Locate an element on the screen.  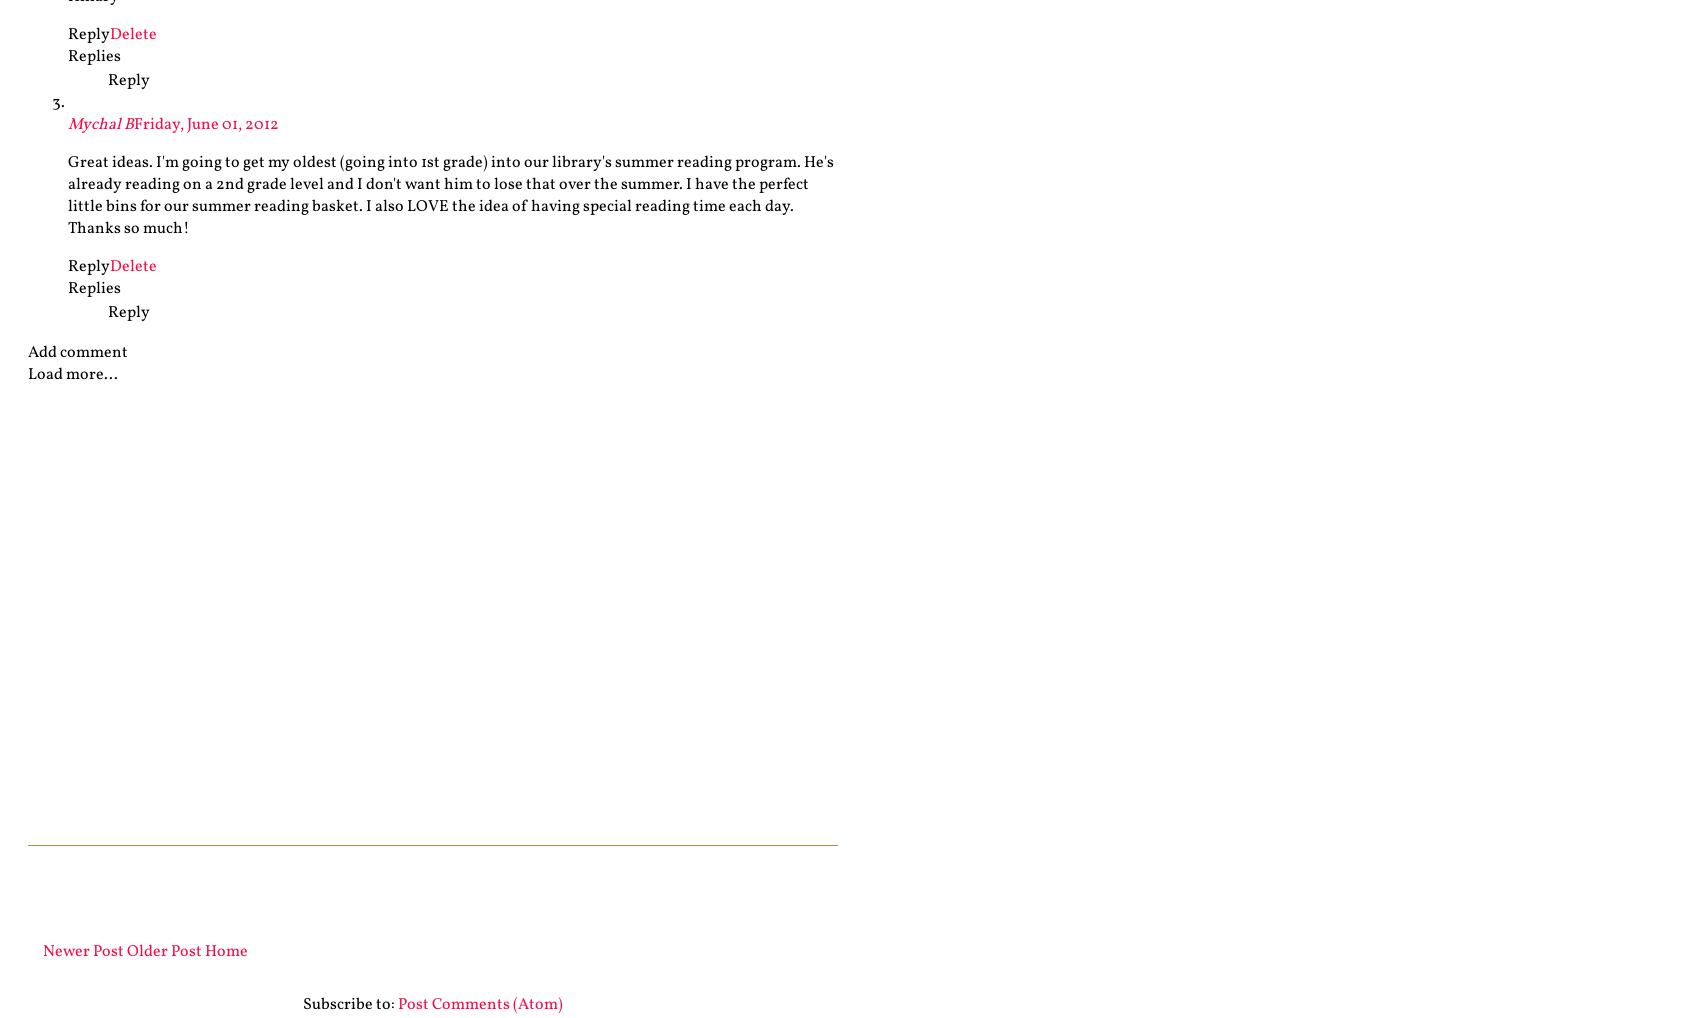
'Mychal B' is located at coordinates (99, 124).